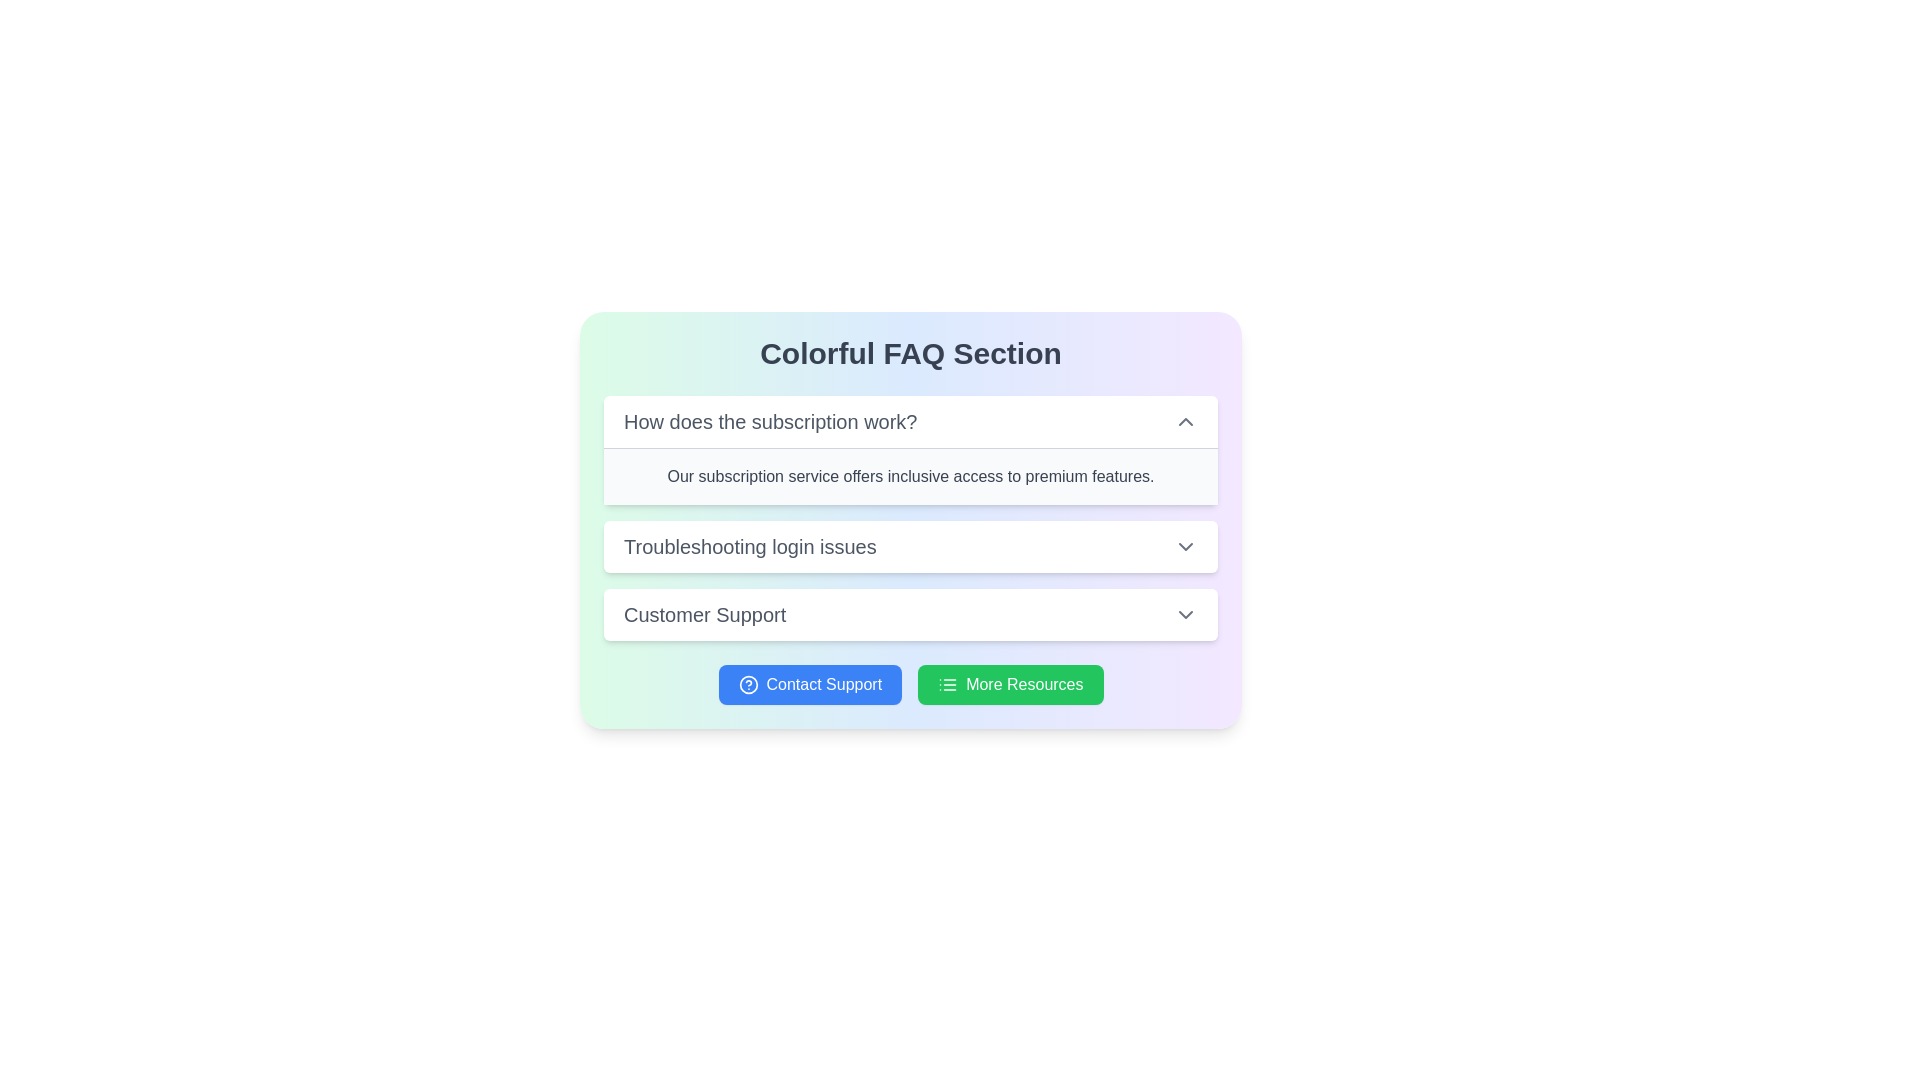  Describe the element at coordinates (910, 519) in the screenshot. I see `the Expandable panel located in the Colorful FAQ Section, which has a gradient background from green to purple and is positioned centrally below the title` at that location.